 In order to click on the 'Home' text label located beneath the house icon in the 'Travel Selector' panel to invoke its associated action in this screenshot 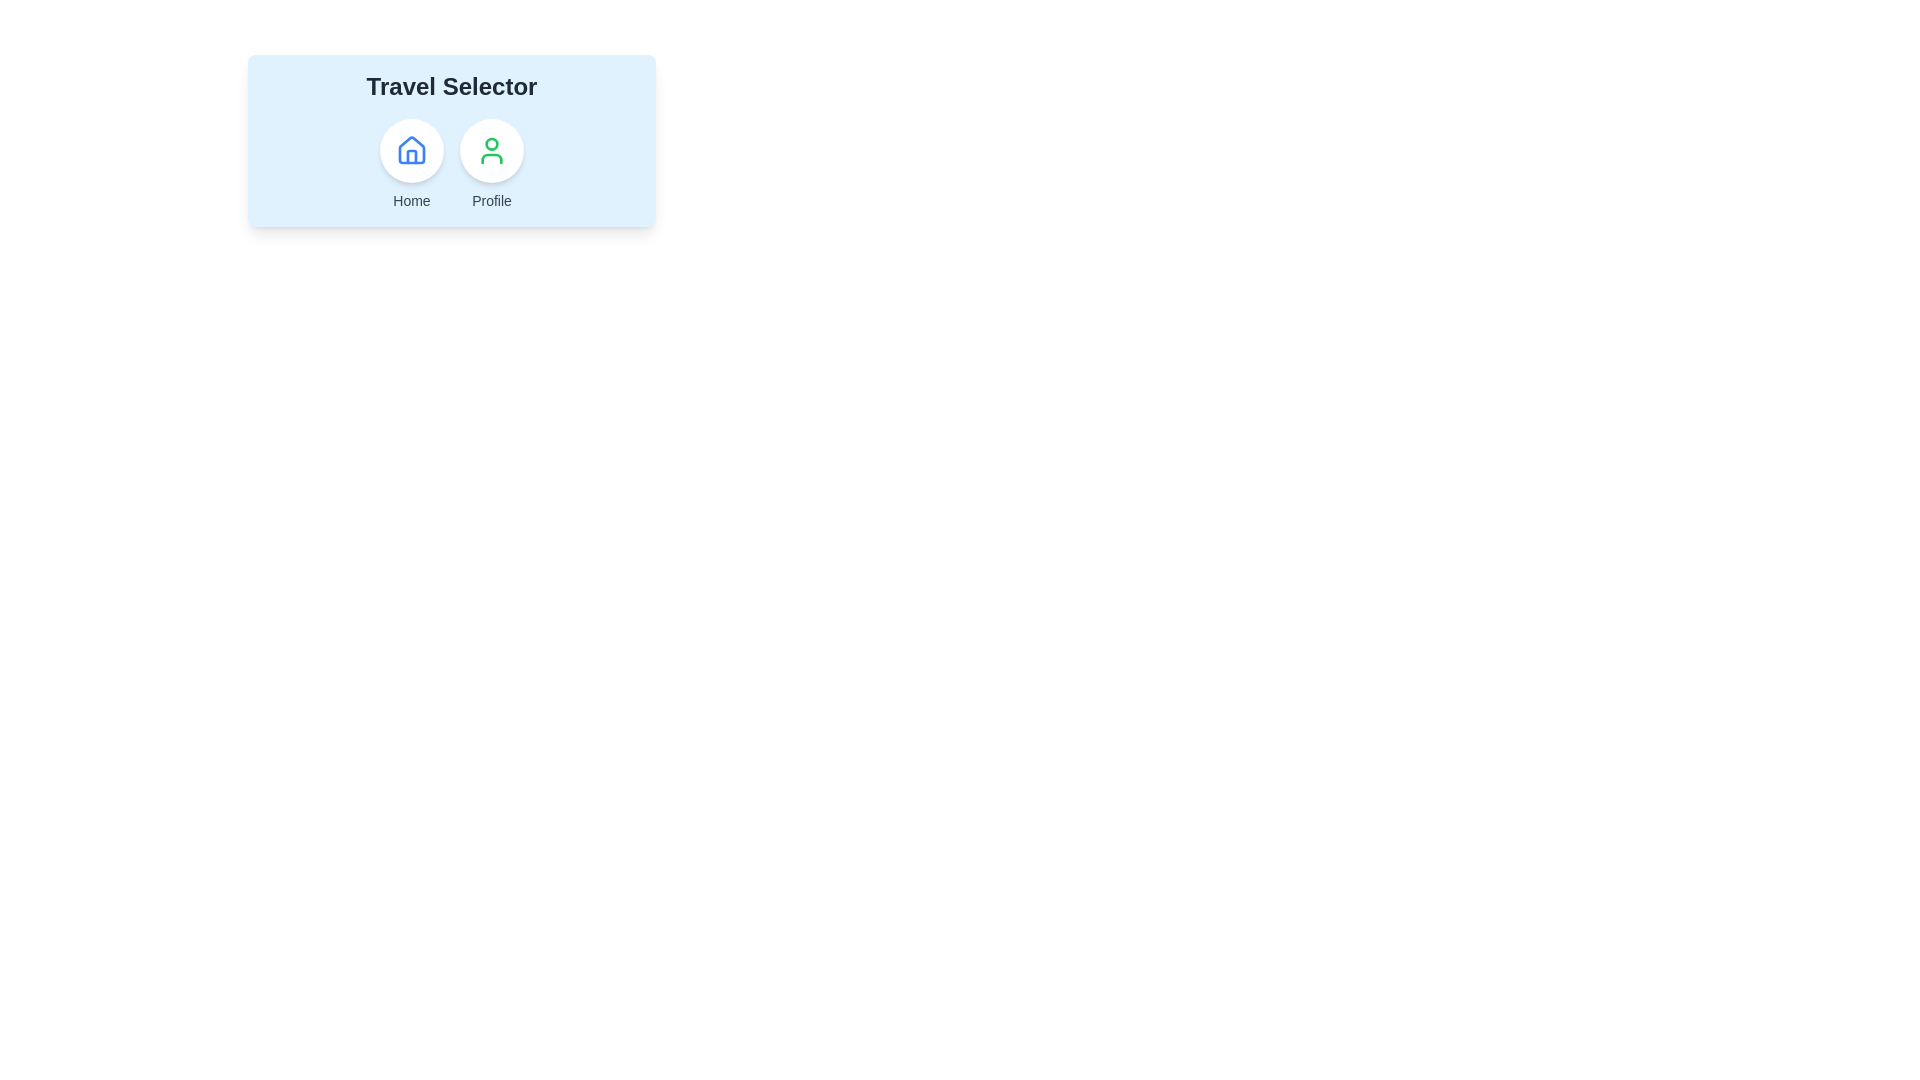, I will do `click(411, 200)`.